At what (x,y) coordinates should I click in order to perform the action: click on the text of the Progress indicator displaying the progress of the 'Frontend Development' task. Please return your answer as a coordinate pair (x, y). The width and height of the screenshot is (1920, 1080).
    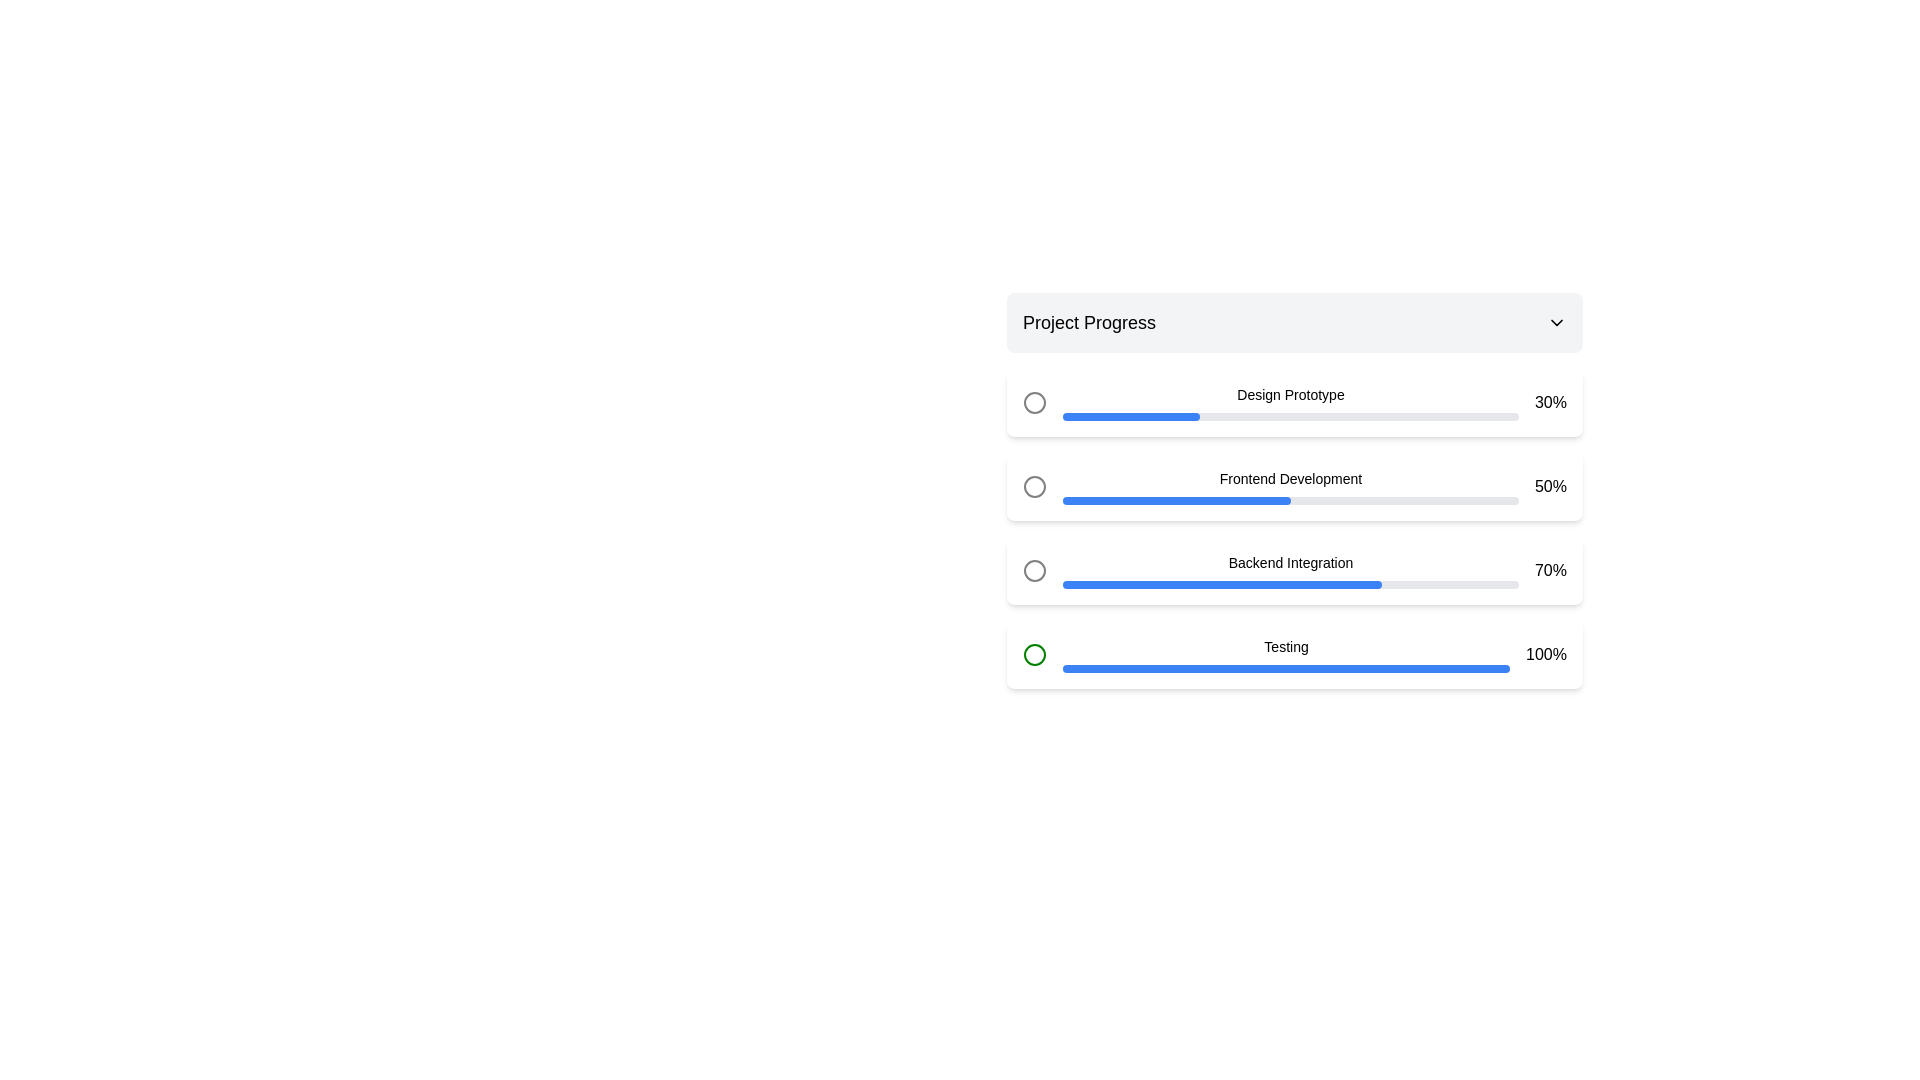
    Looking at the image, I should click on (1291, 486).